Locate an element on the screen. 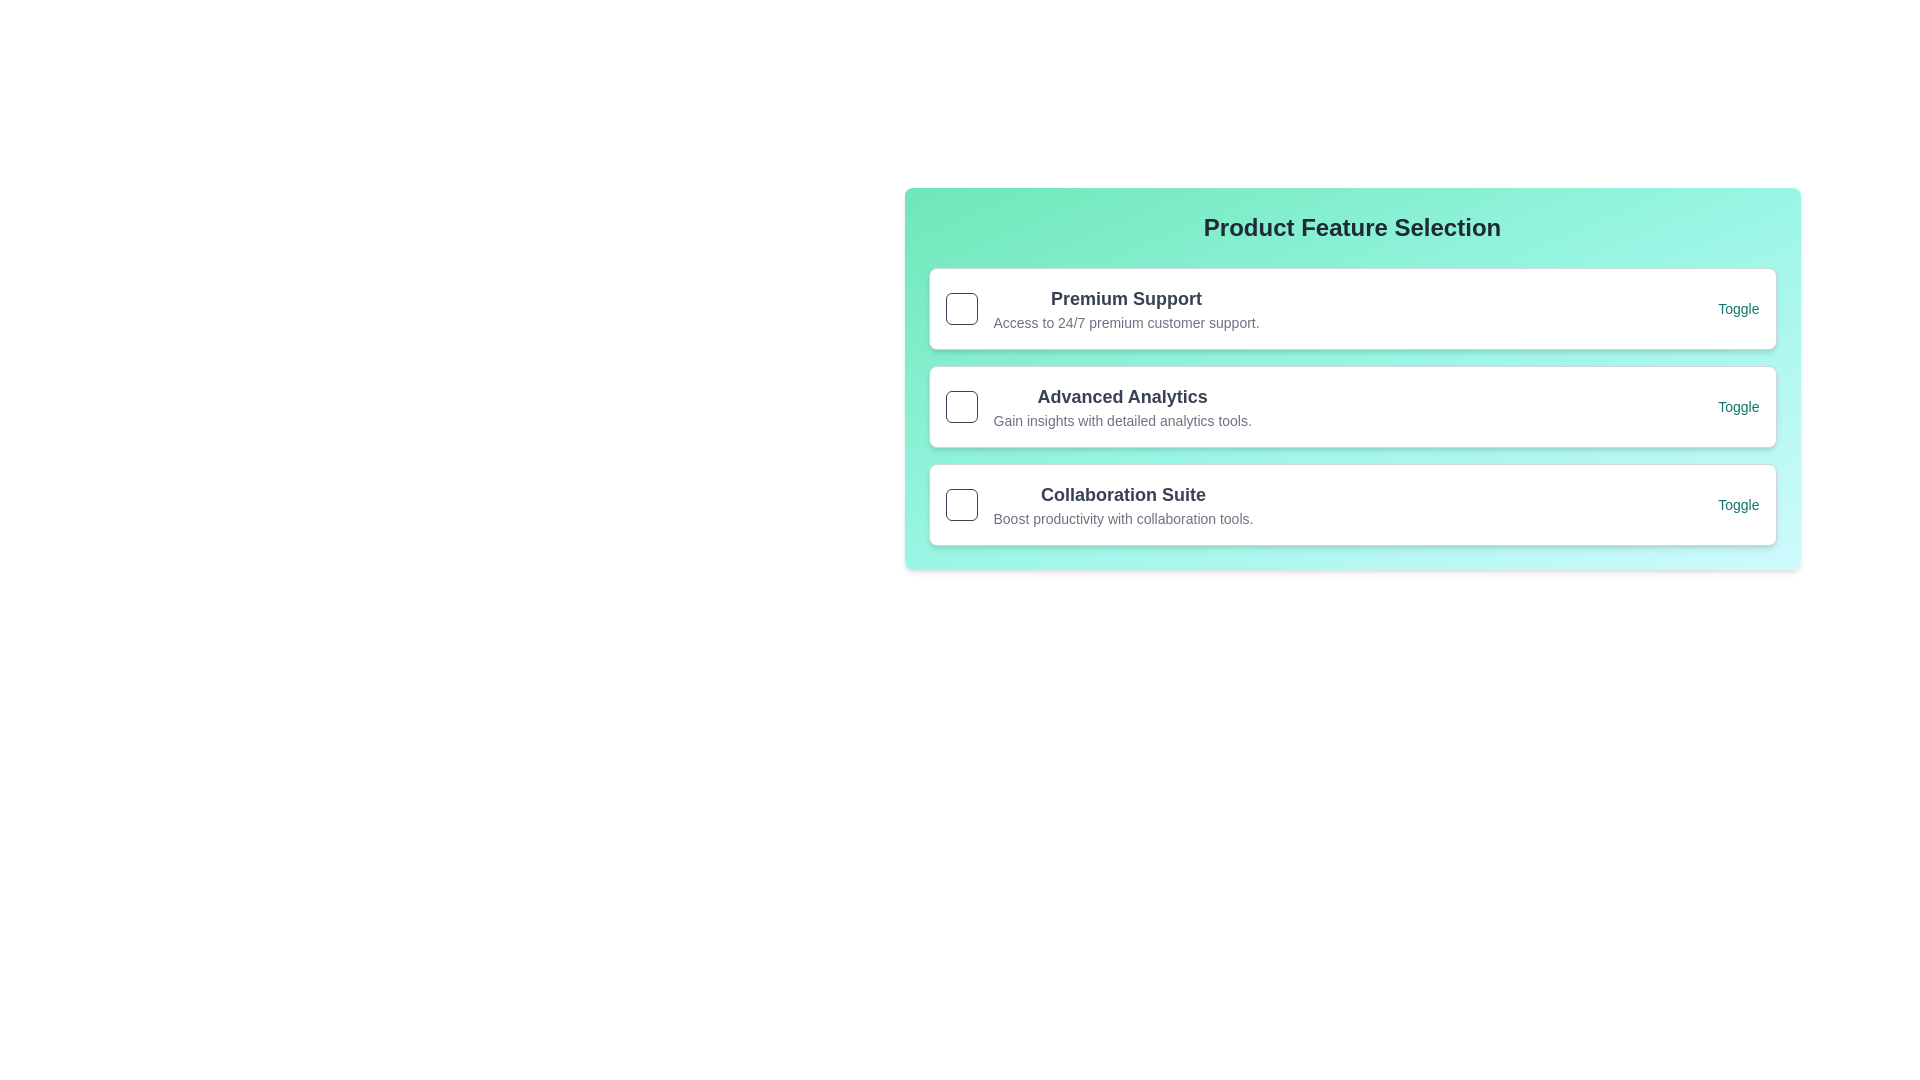 Image resolution: width=1920 pixels, height=1080 pixels. the checkbox next to the 'Advanced Analytics' feature selection is located at coordinates (1097, 406).